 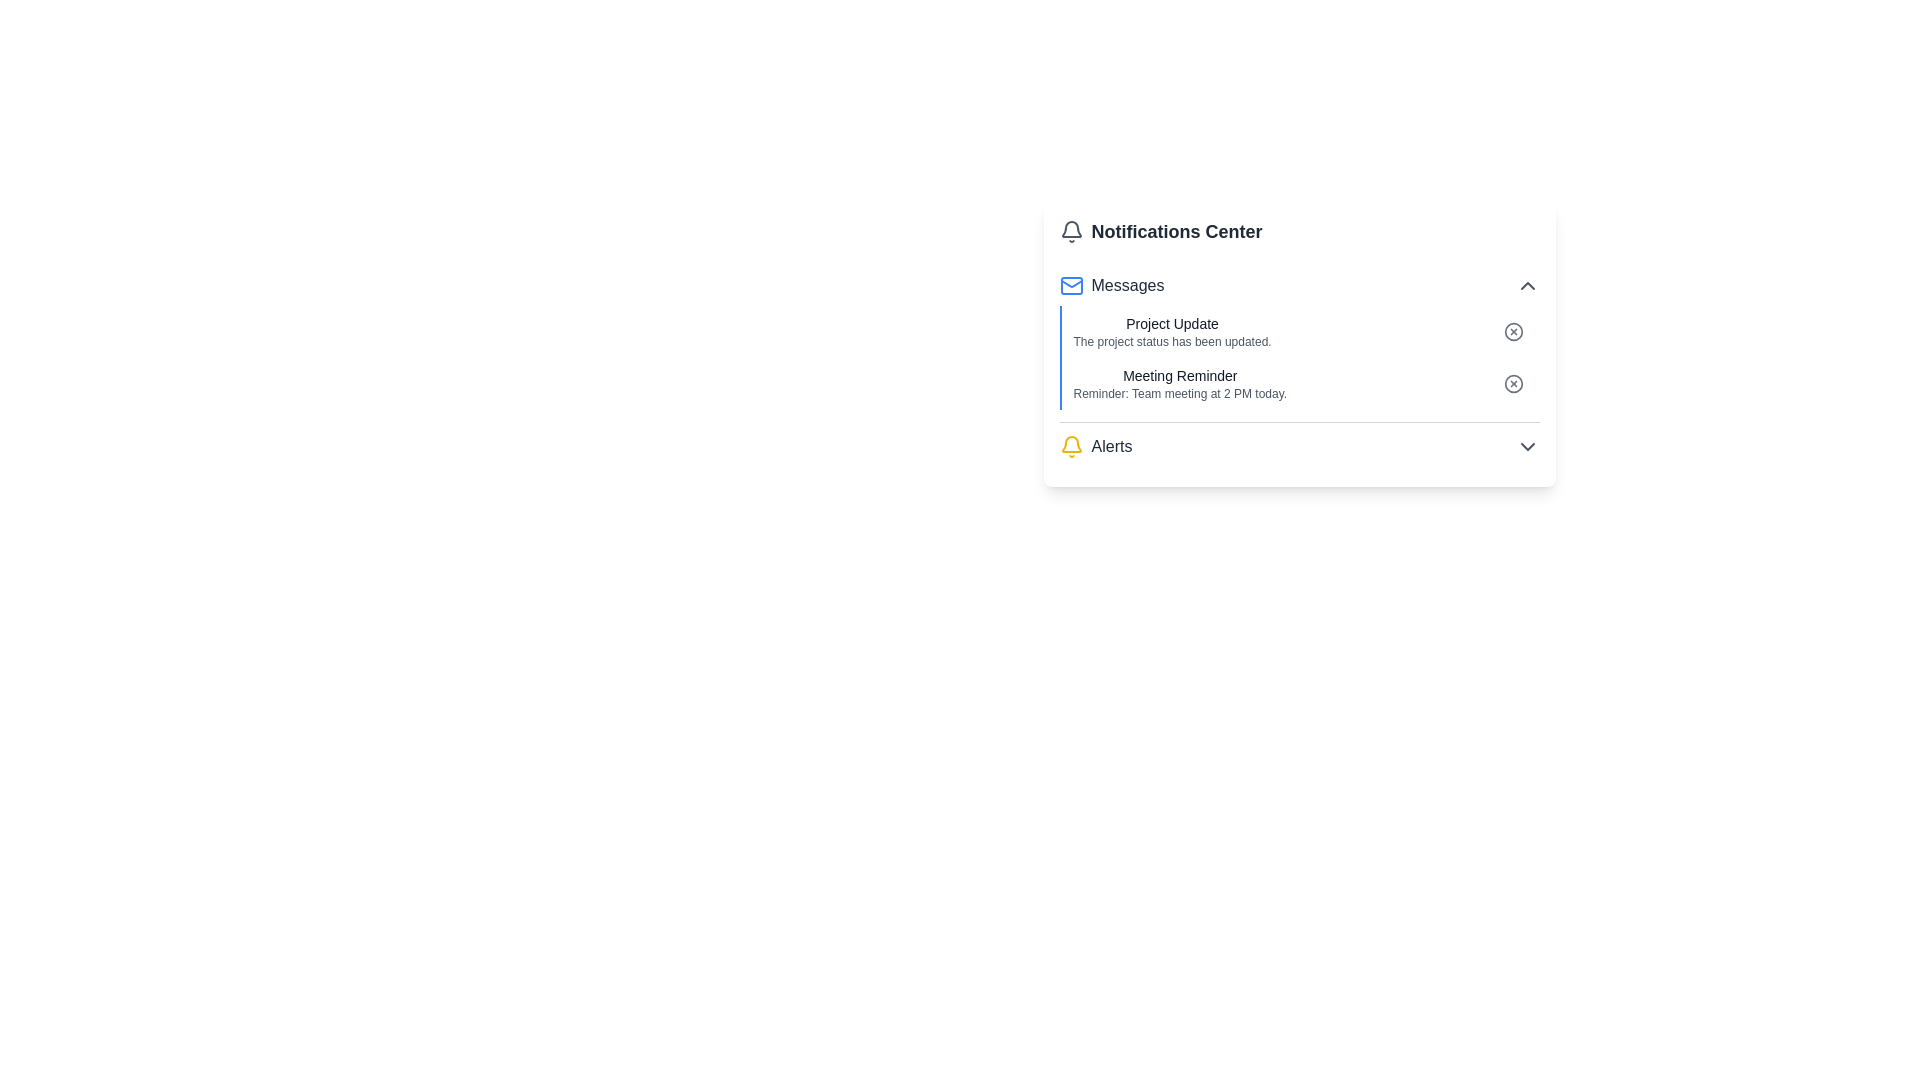 What do you see at coordinates (1094, 446) in the screenshot?
I see `the Composite element with icon and text located at the bottom of the notification center panel` at bounding box center [1094, 446].